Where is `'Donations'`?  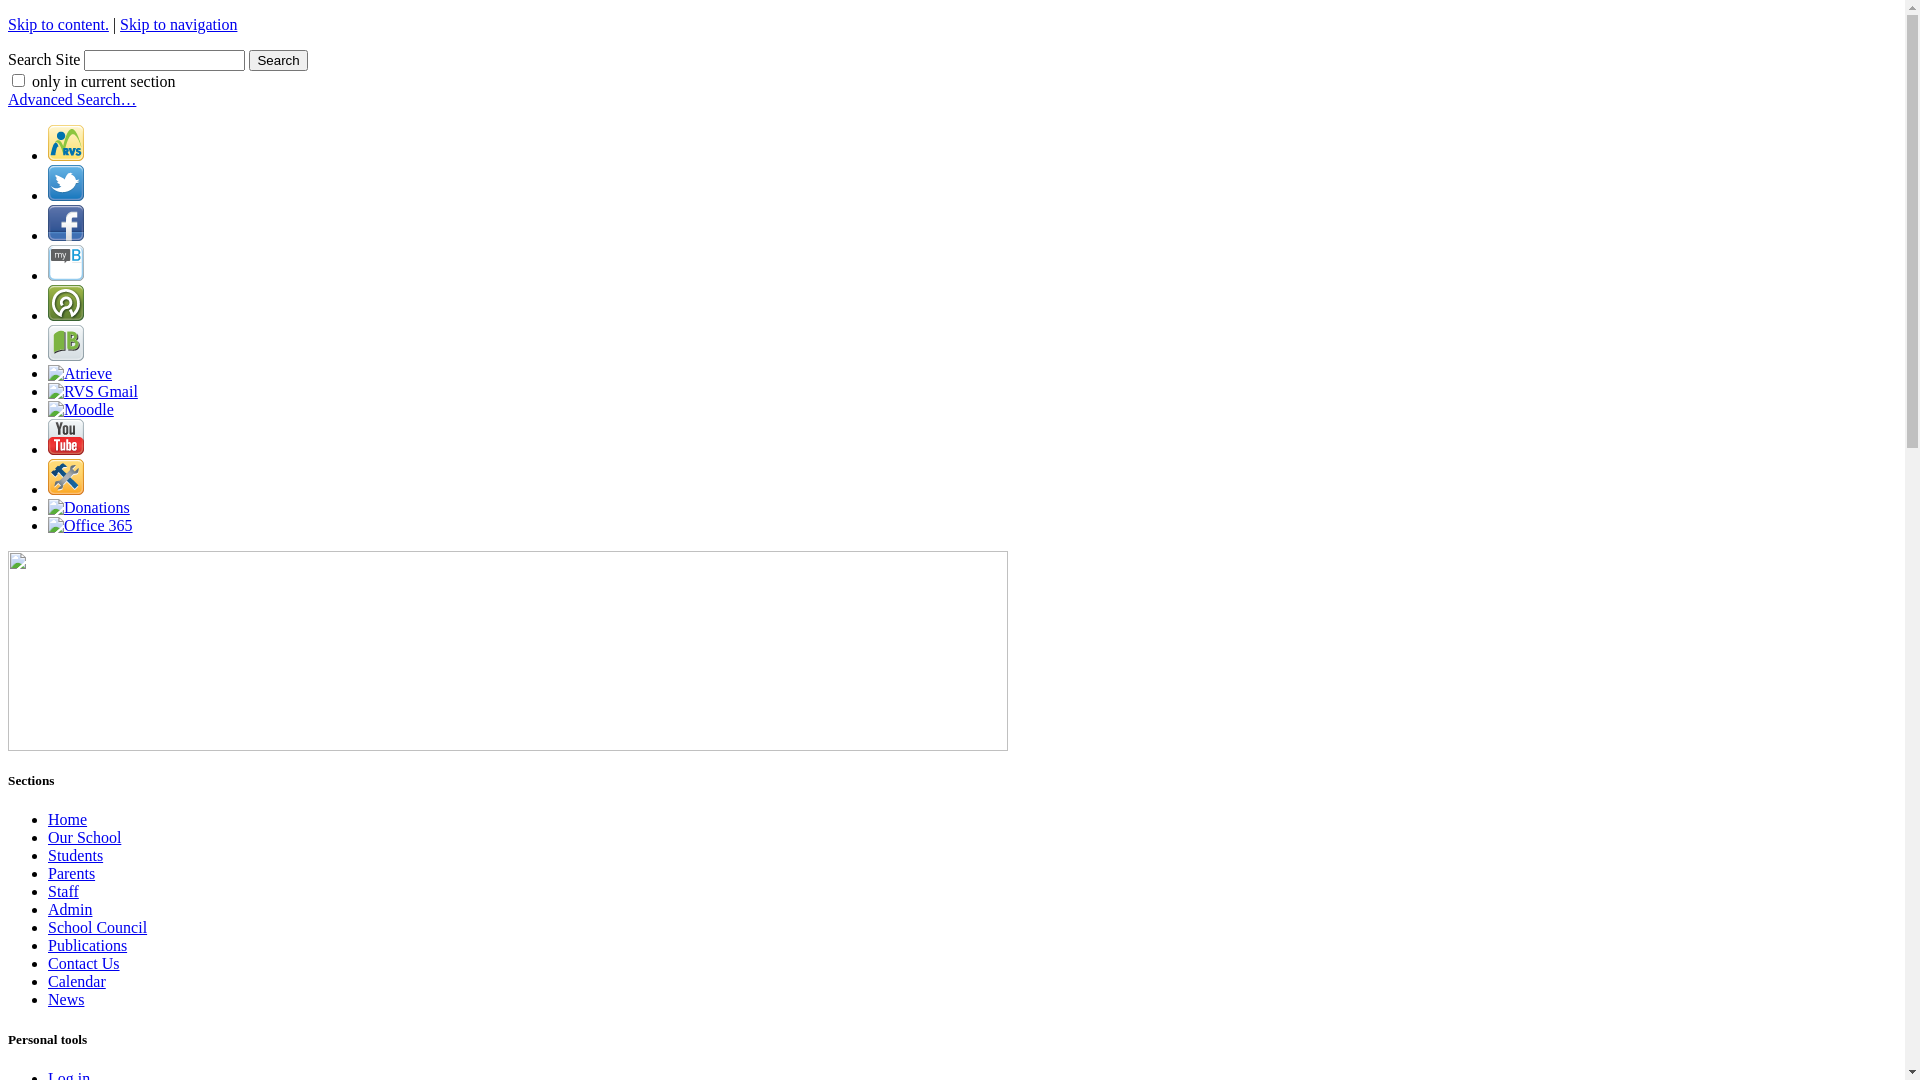 'Donations' is located at coordinates (88, 506).